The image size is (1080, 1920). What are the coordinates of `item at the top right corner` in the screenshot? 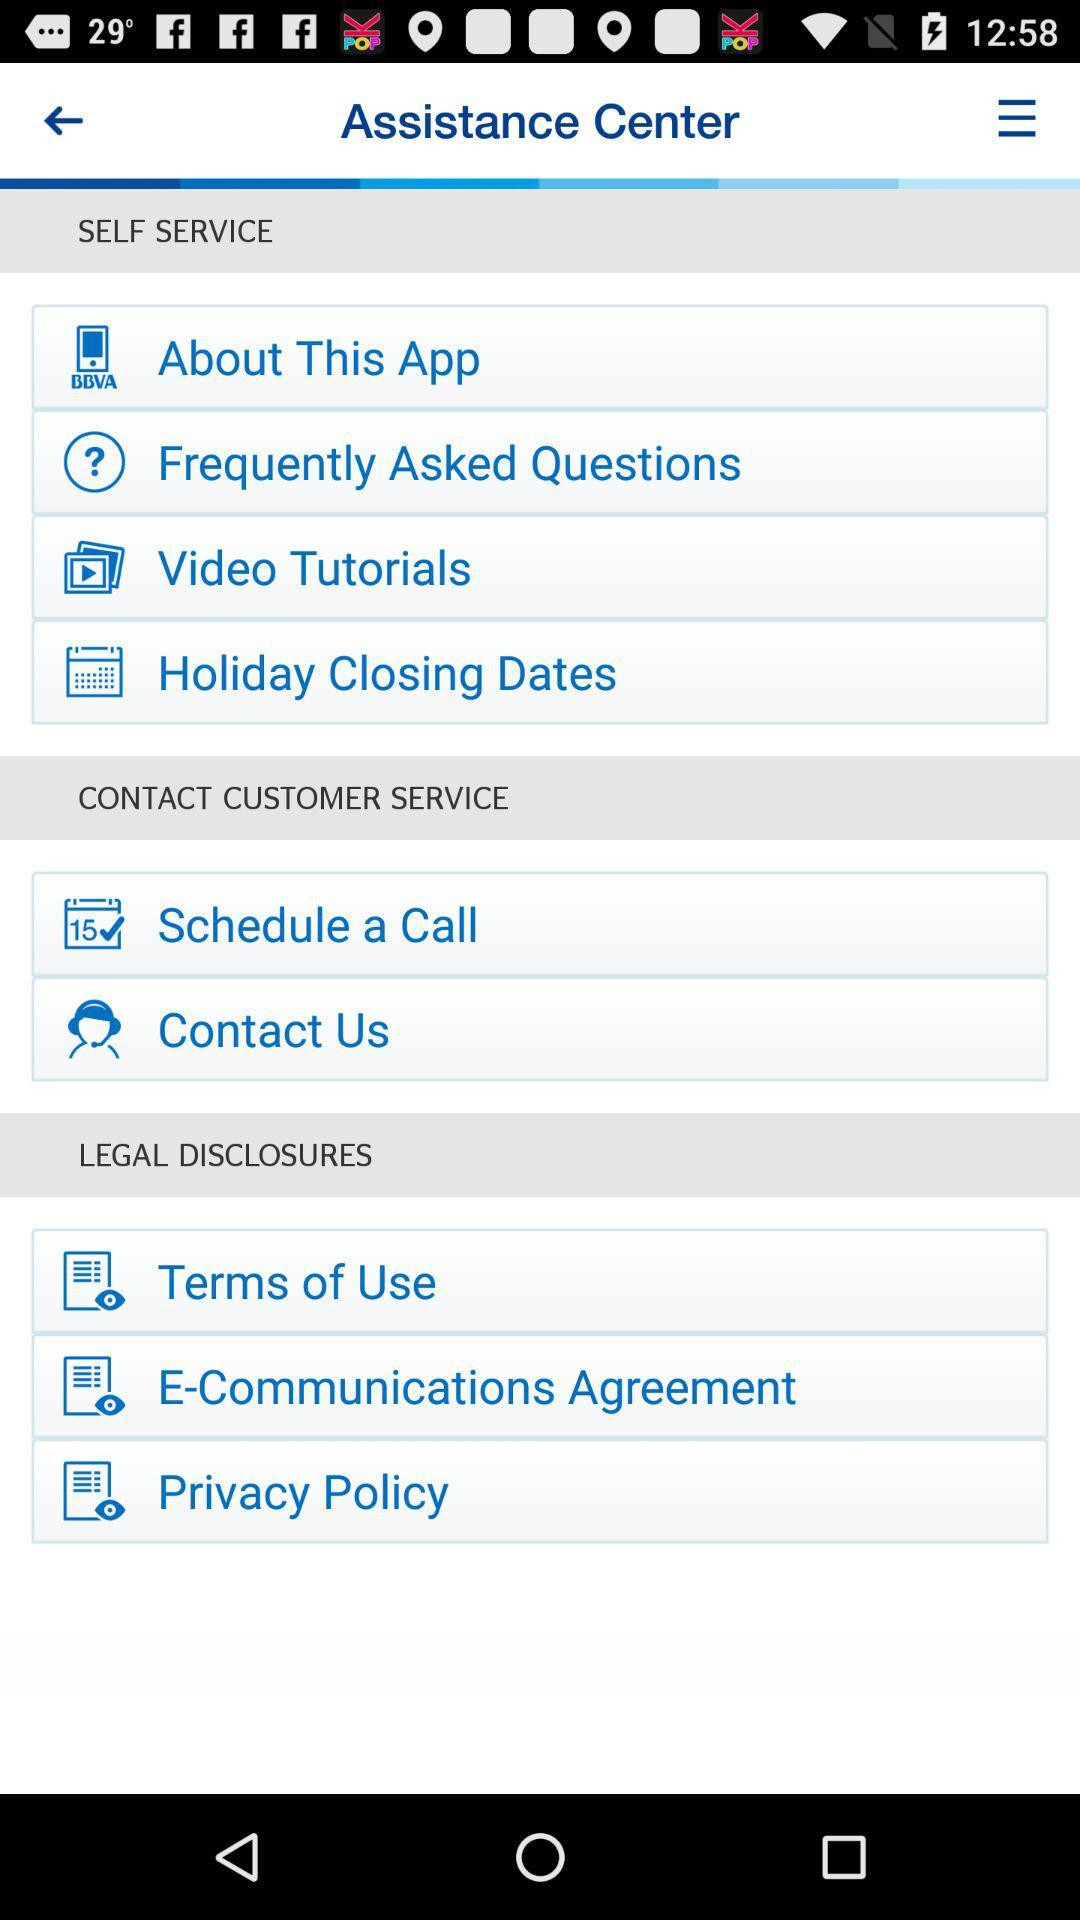 It's located at (1017, 119).